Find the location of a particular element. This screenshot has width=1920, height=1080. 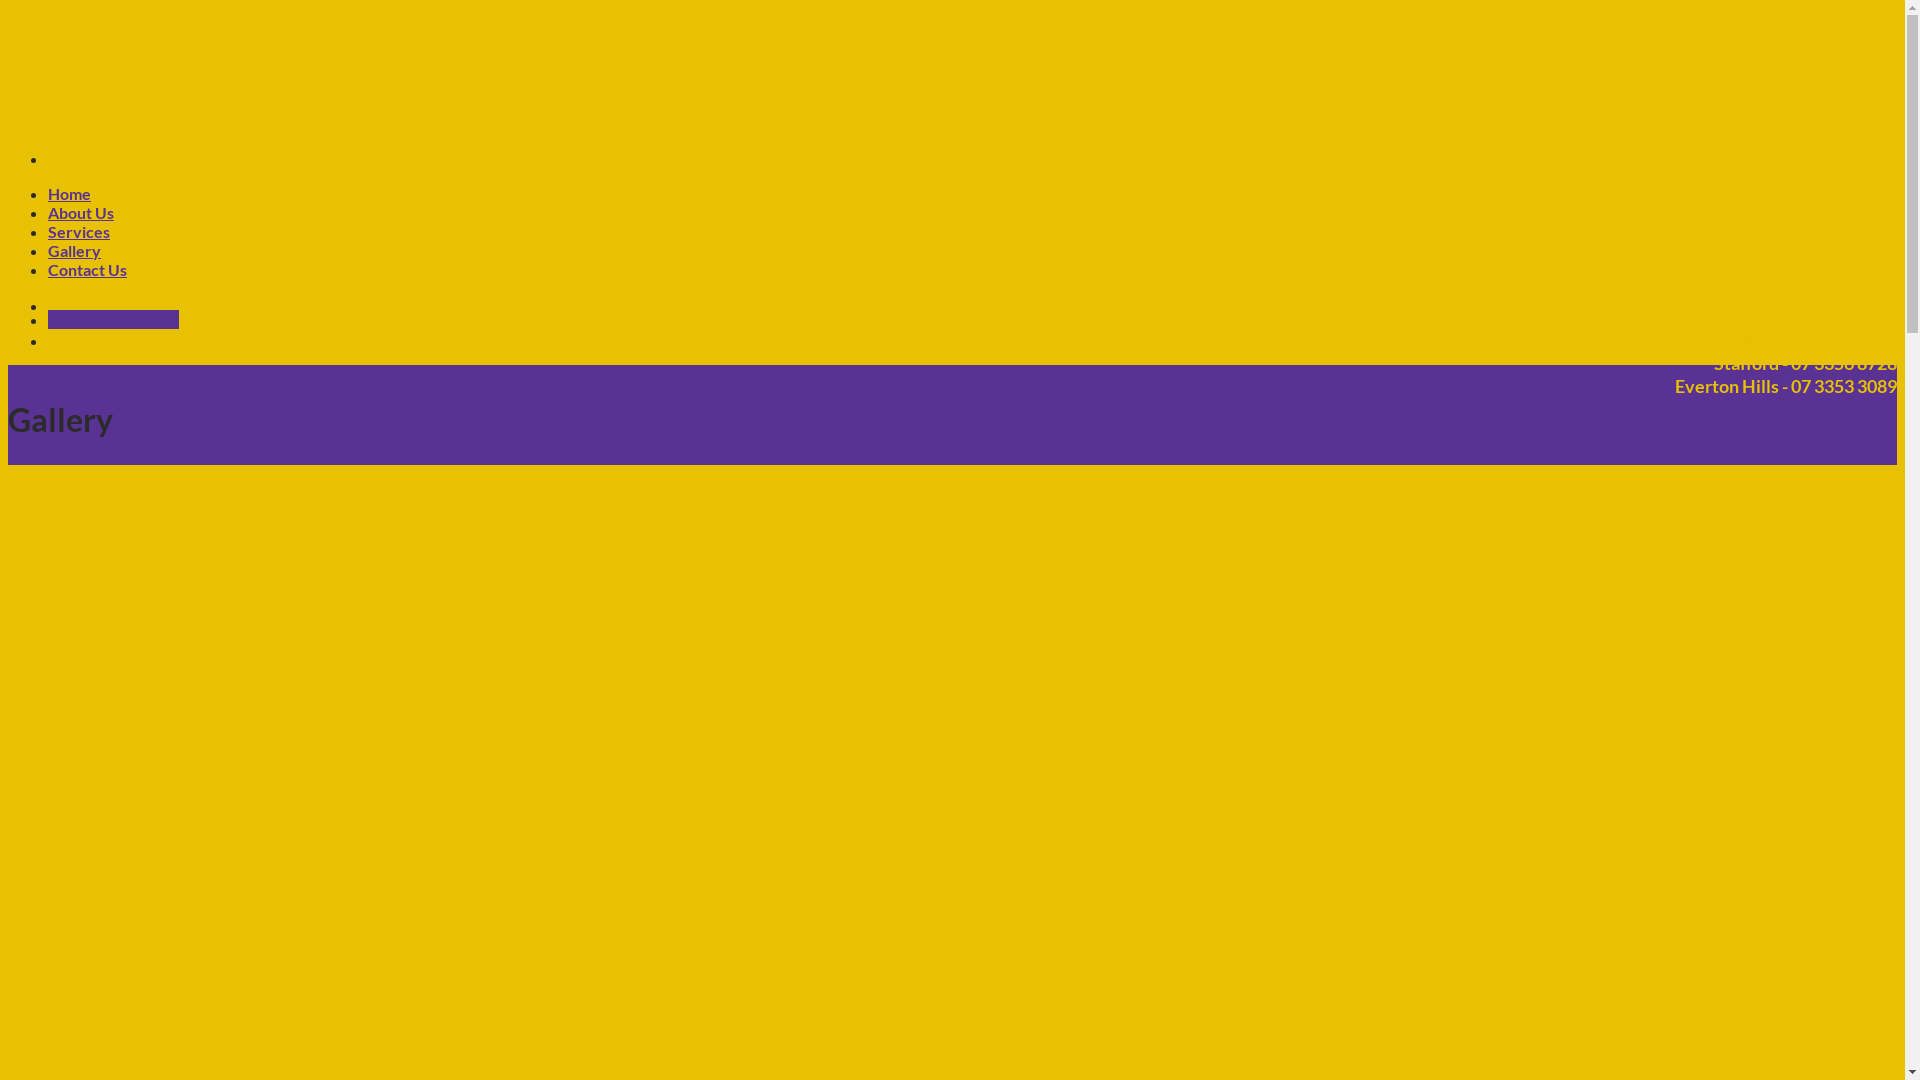

'Stafford - 07 3356 8728' is located at coordinates (1791, 363).